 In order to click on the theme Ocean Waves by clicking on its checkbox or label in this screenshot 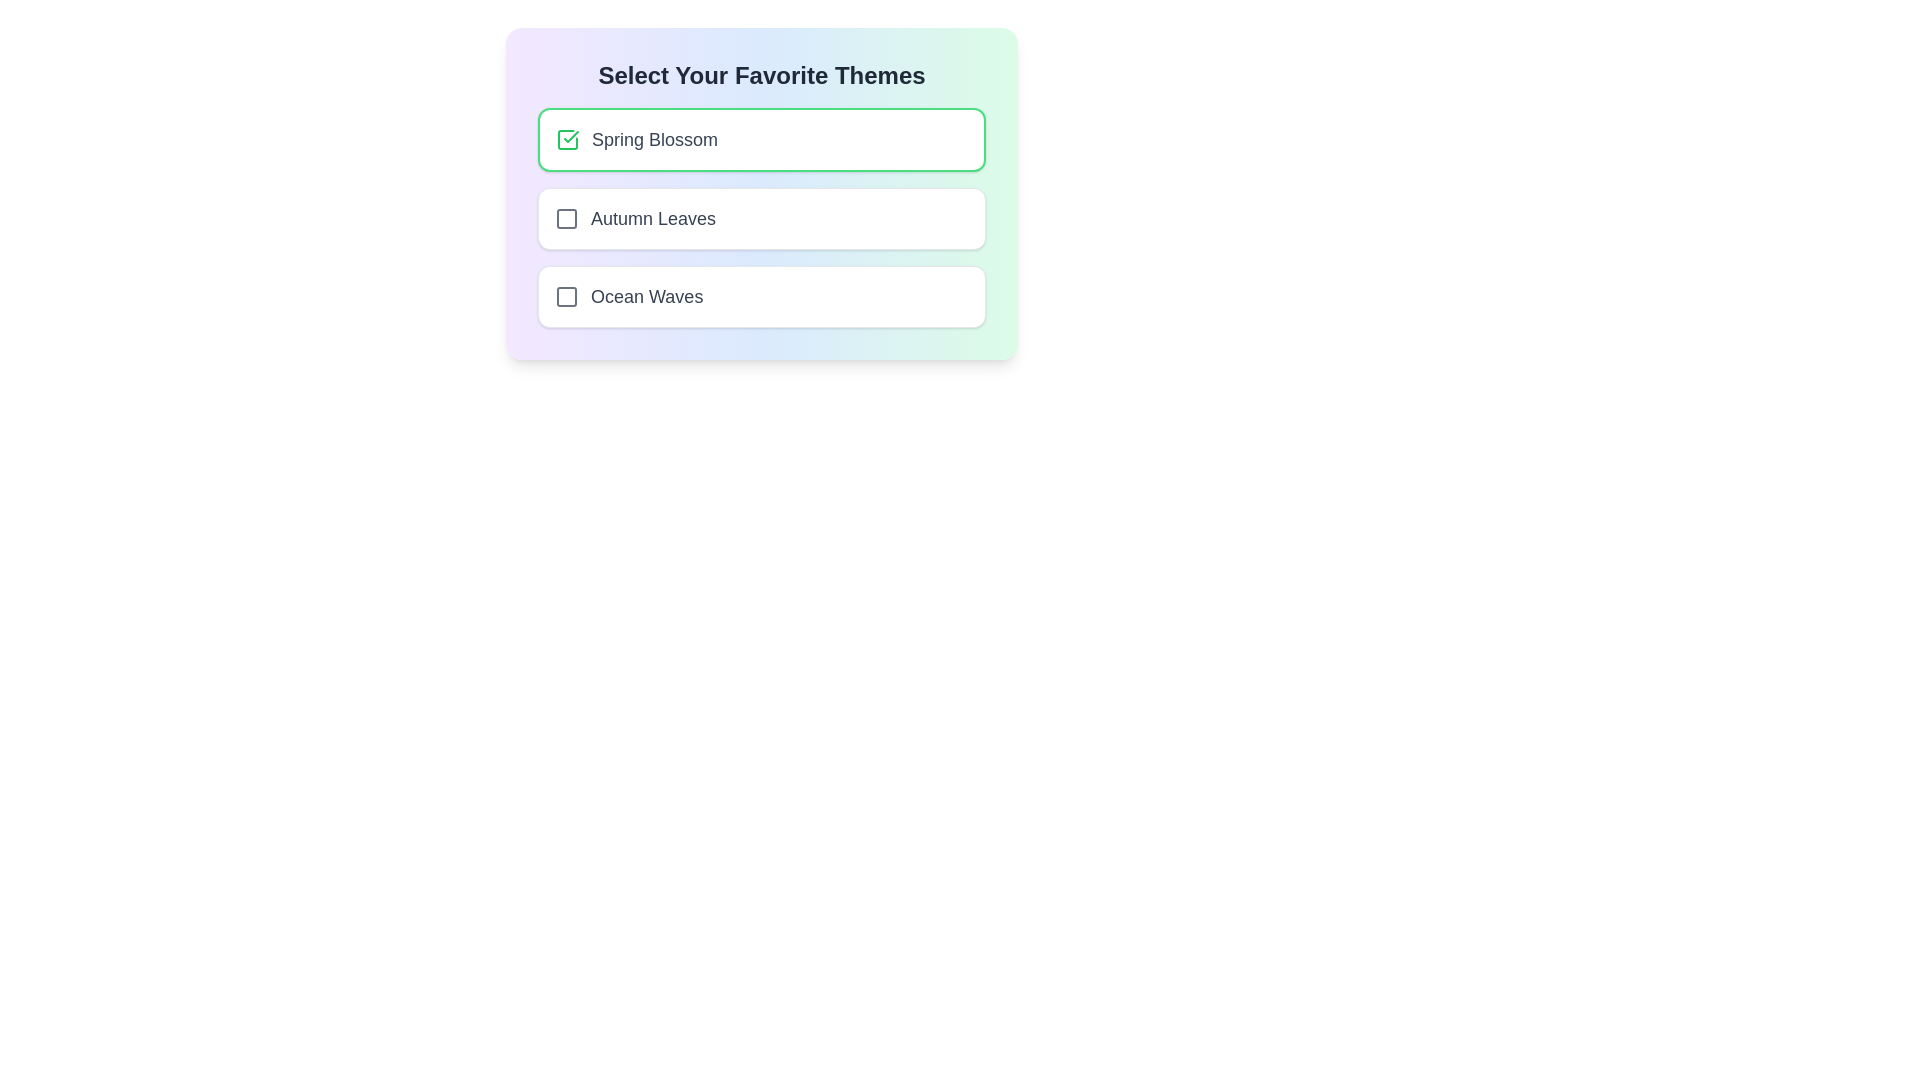, I will do `click(761, 297)`.